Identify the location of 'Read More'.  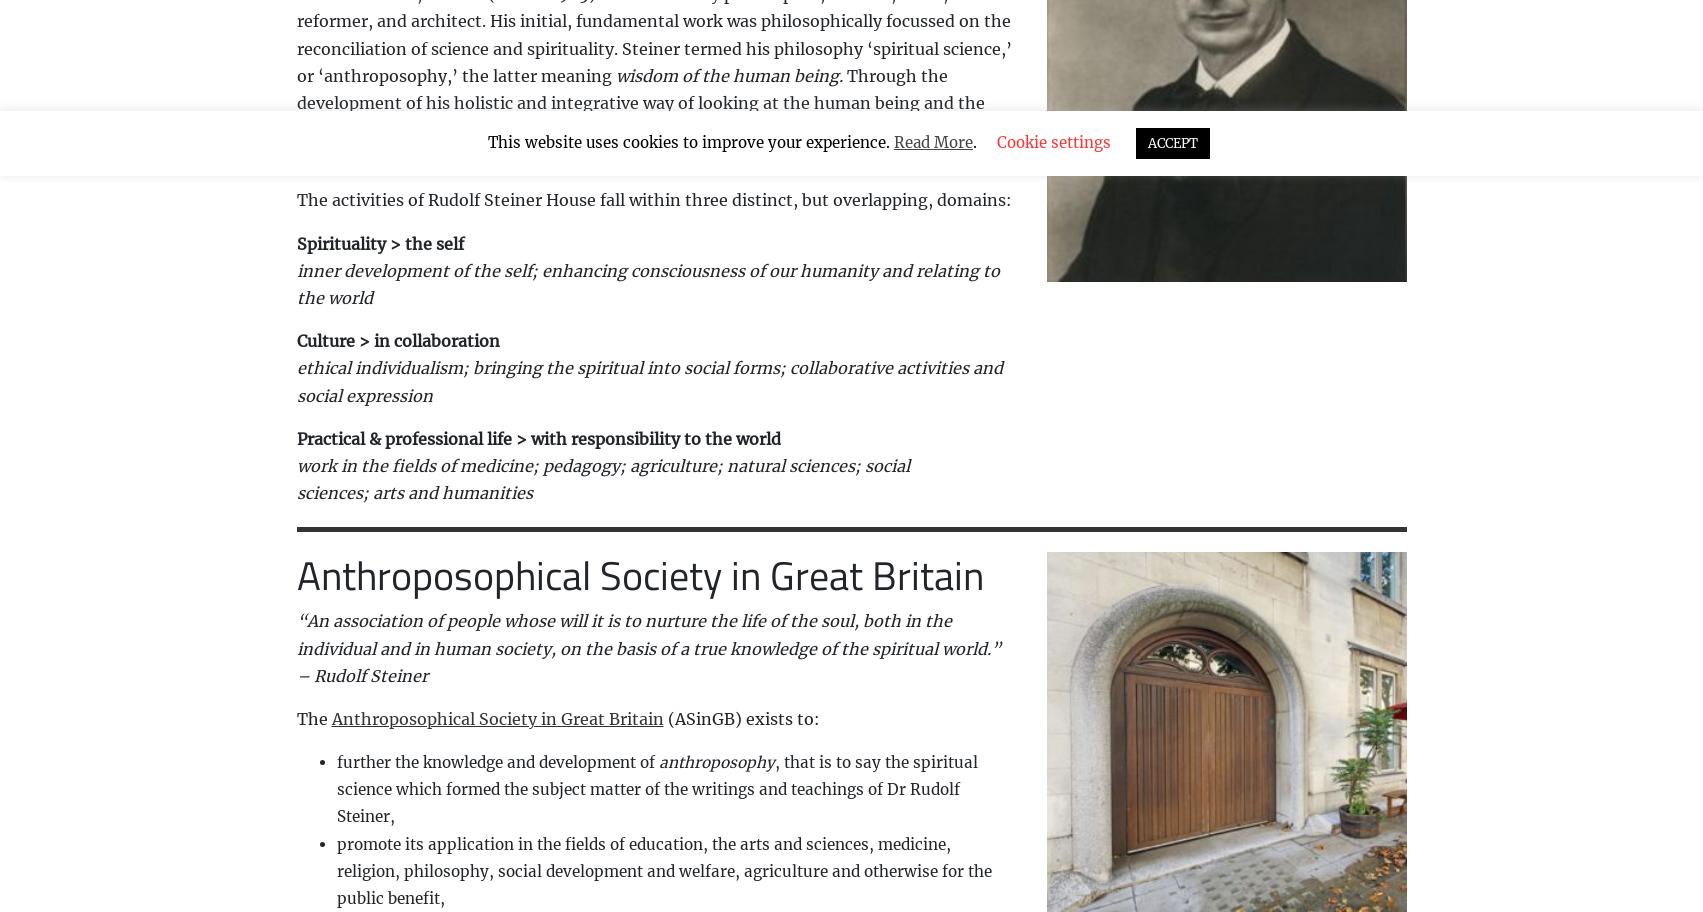
(893, 141).